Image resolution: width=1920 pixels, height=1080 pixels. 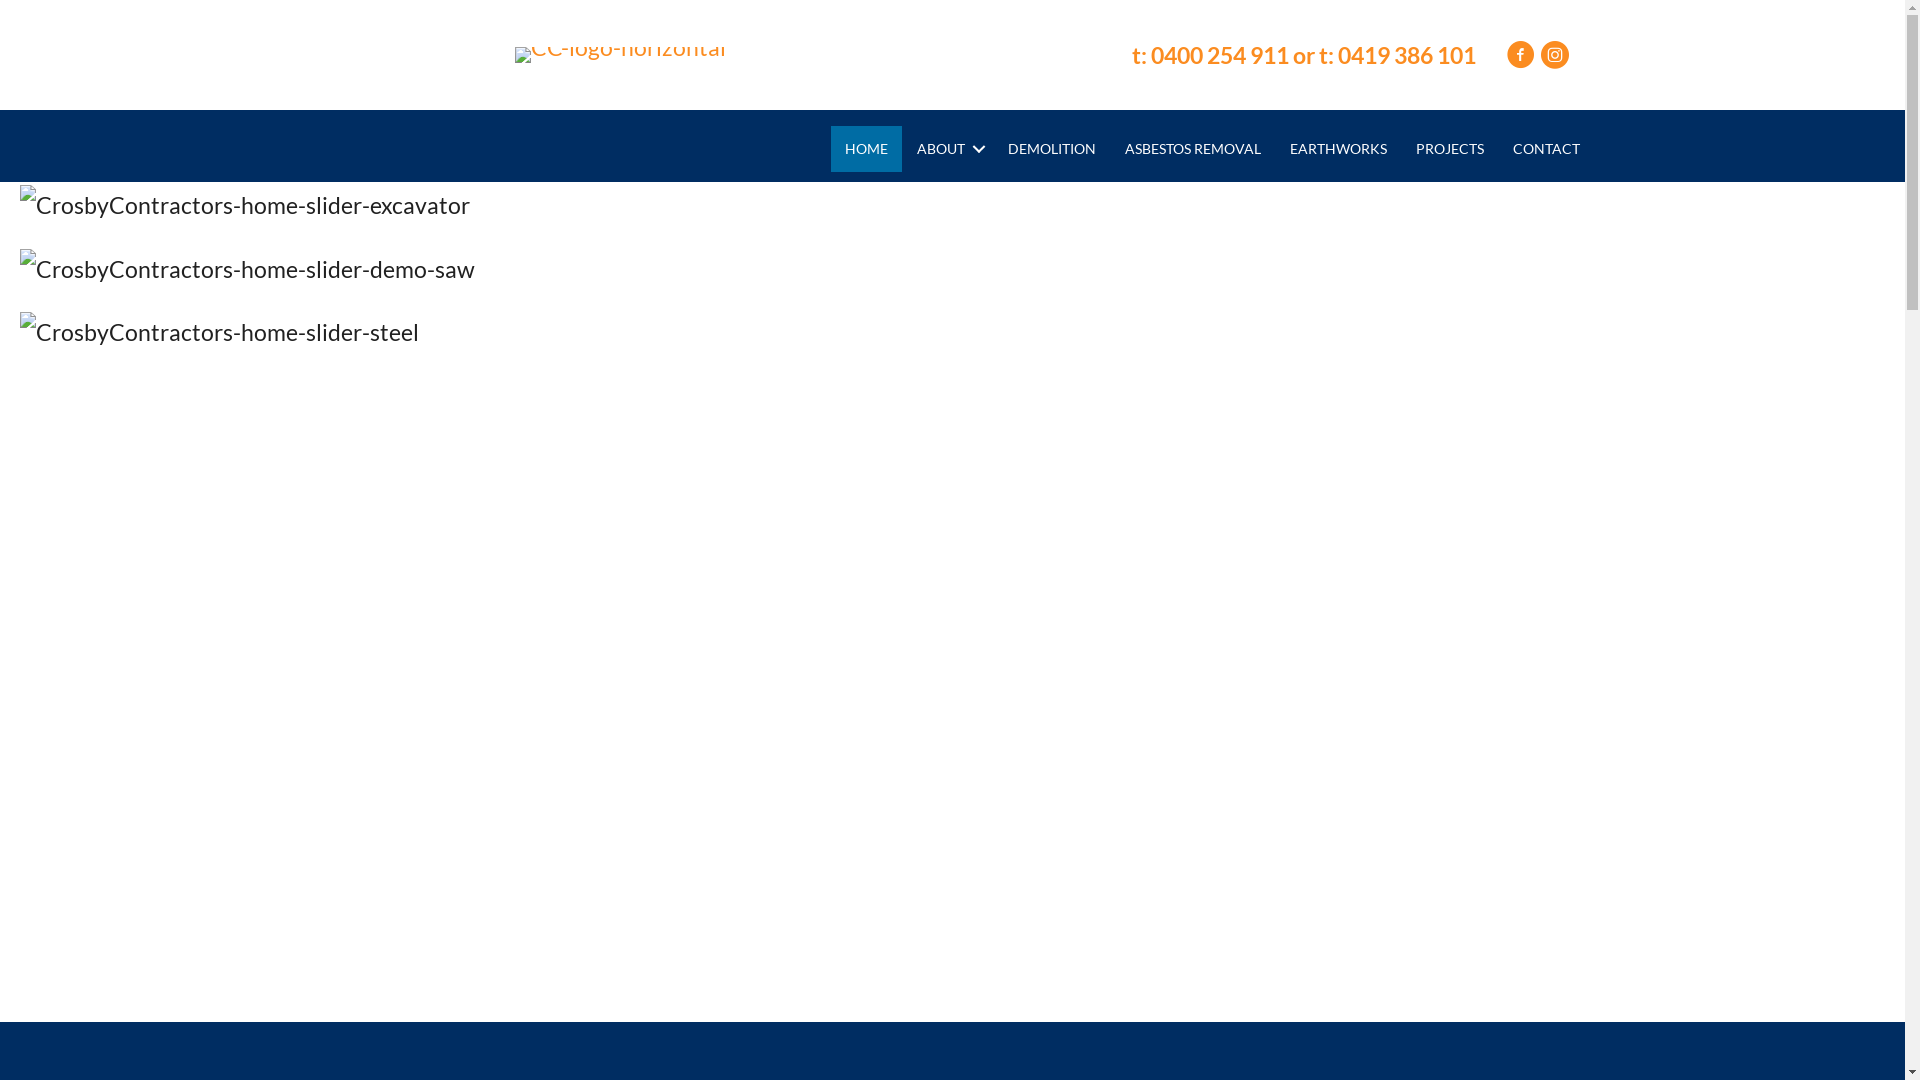 I want to click on 'ASBESTOS REMOVAL', so click(x=1109, y=148).